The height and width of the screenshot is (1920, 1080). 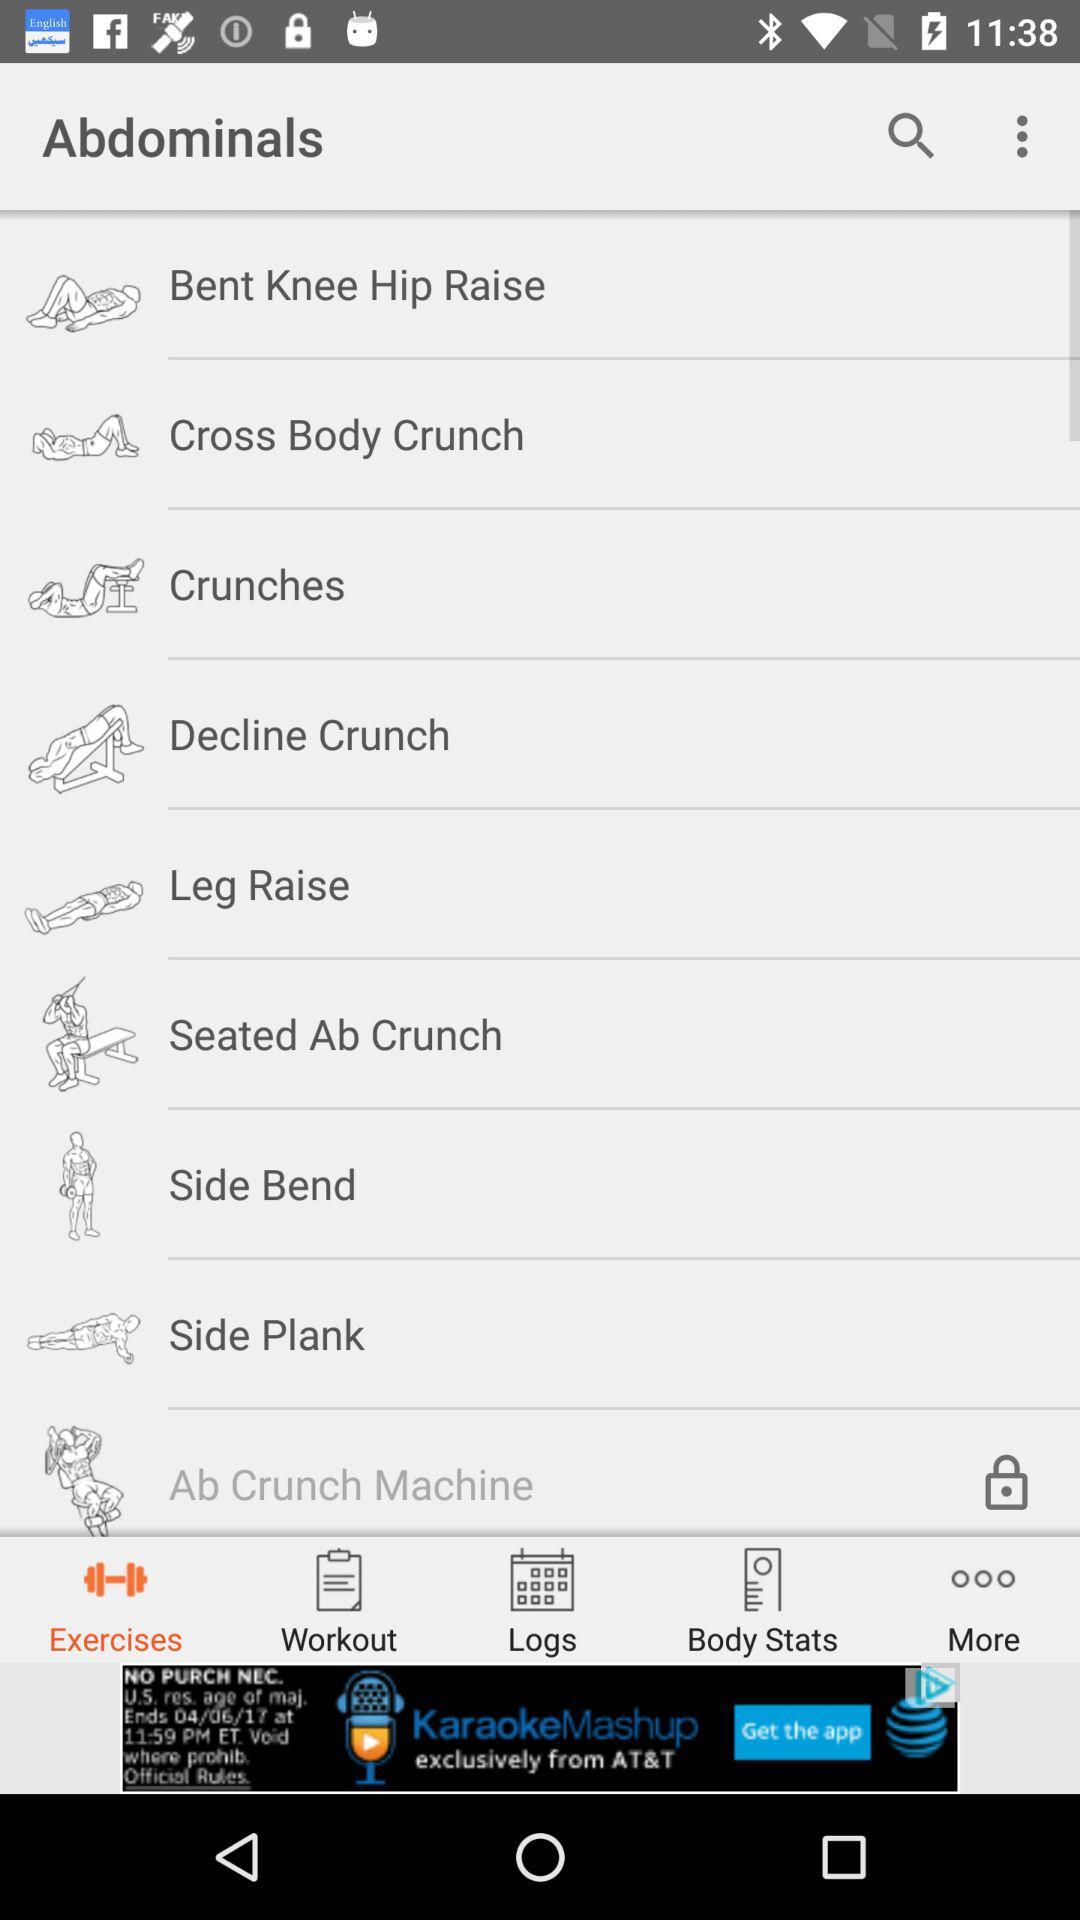 I want to click on advertisement, so click(x=540, y=1727).